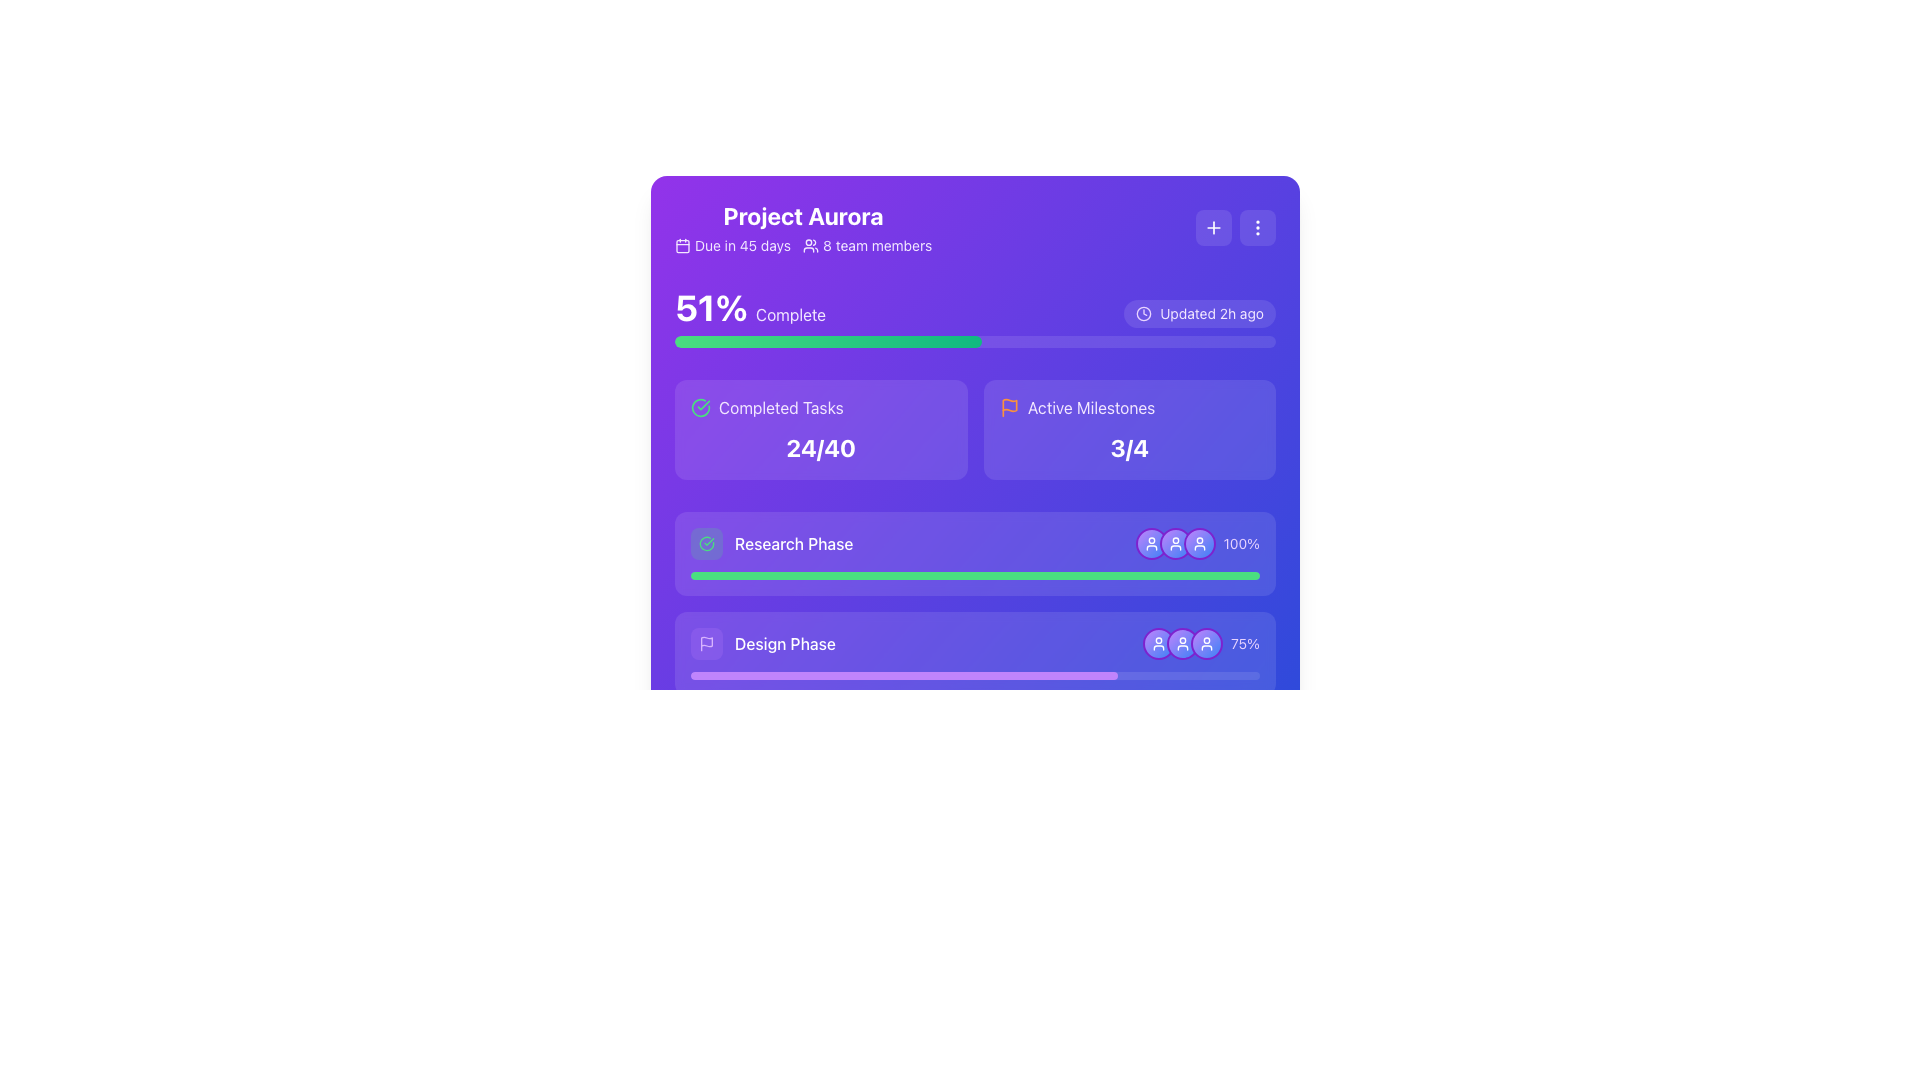 The image size is (1920, 1080). Describe the element at coordinates (780, 407) in the screenshot. I see `the 'Completed Tasks' text label, which is displayed in purple and located near the top left corner of a rectangular card with a light purple background` at that location.